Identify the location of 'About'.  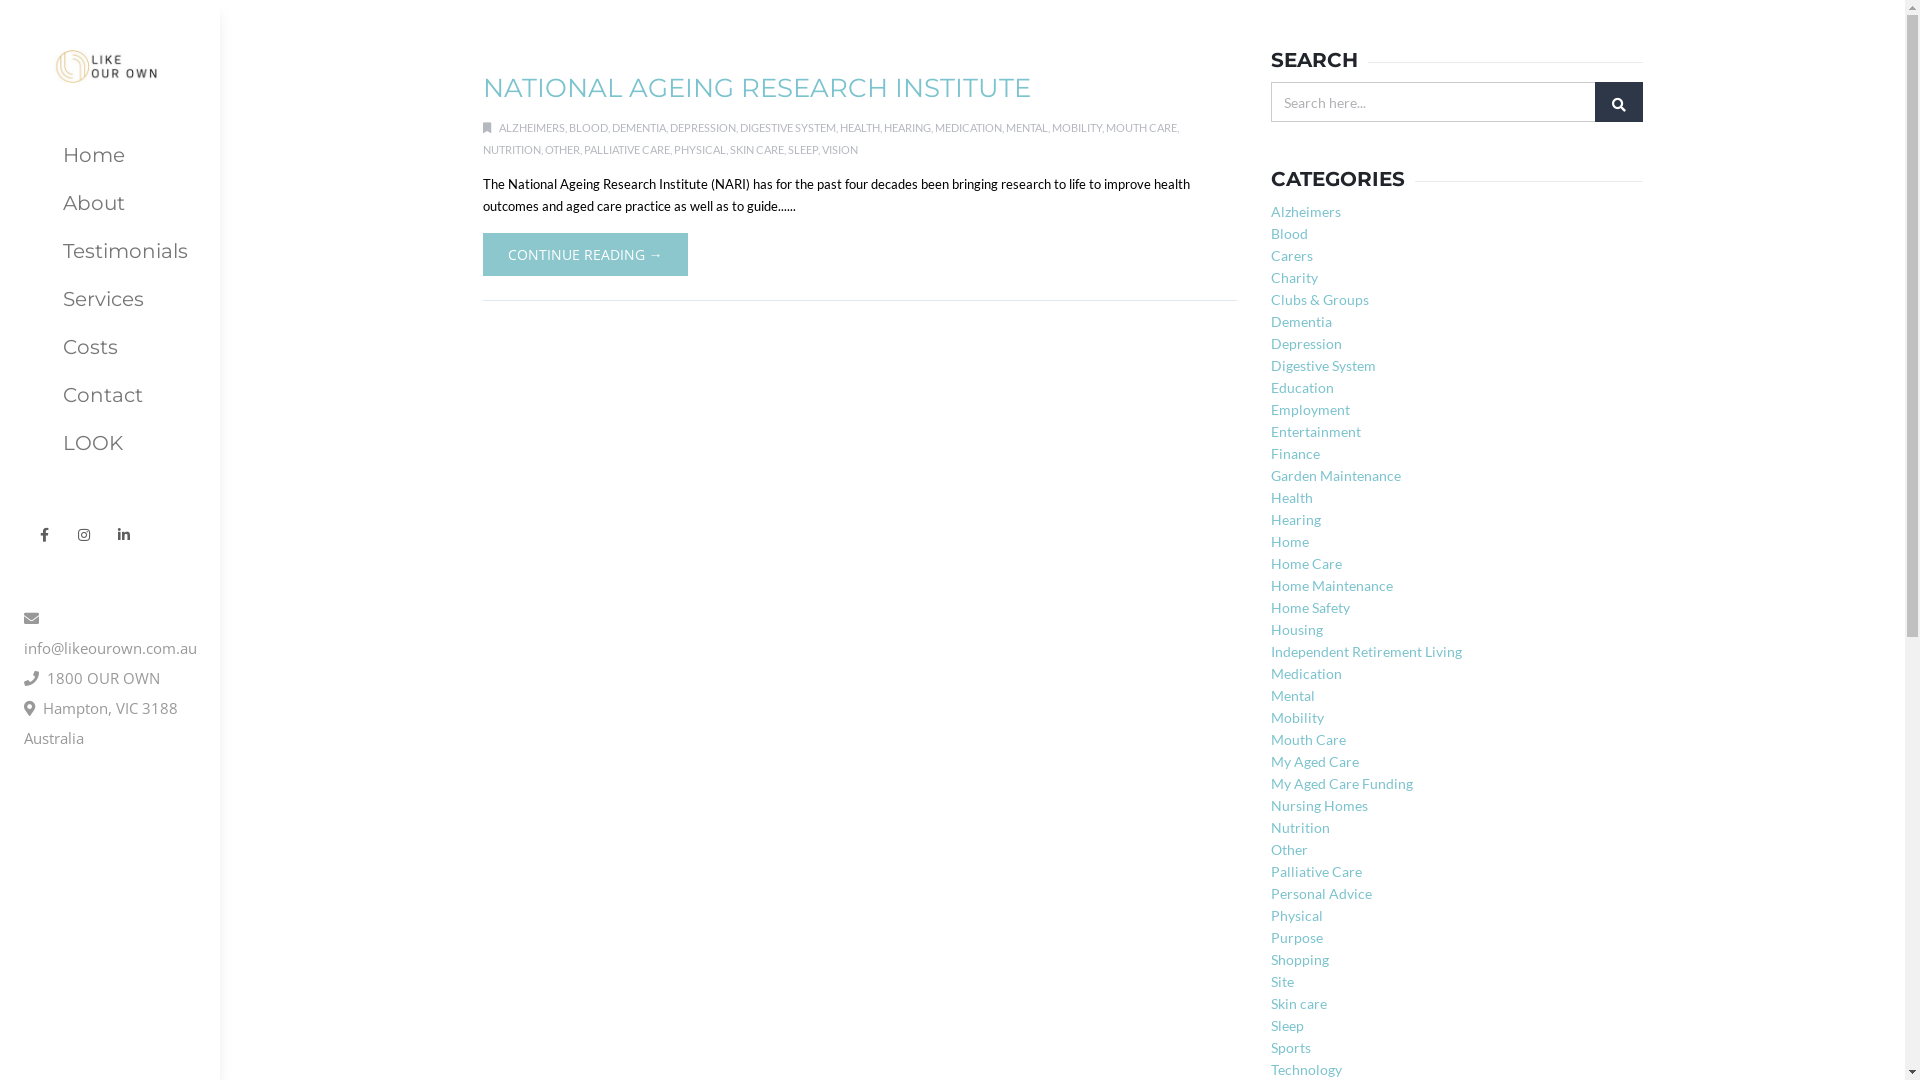
(109, 203).